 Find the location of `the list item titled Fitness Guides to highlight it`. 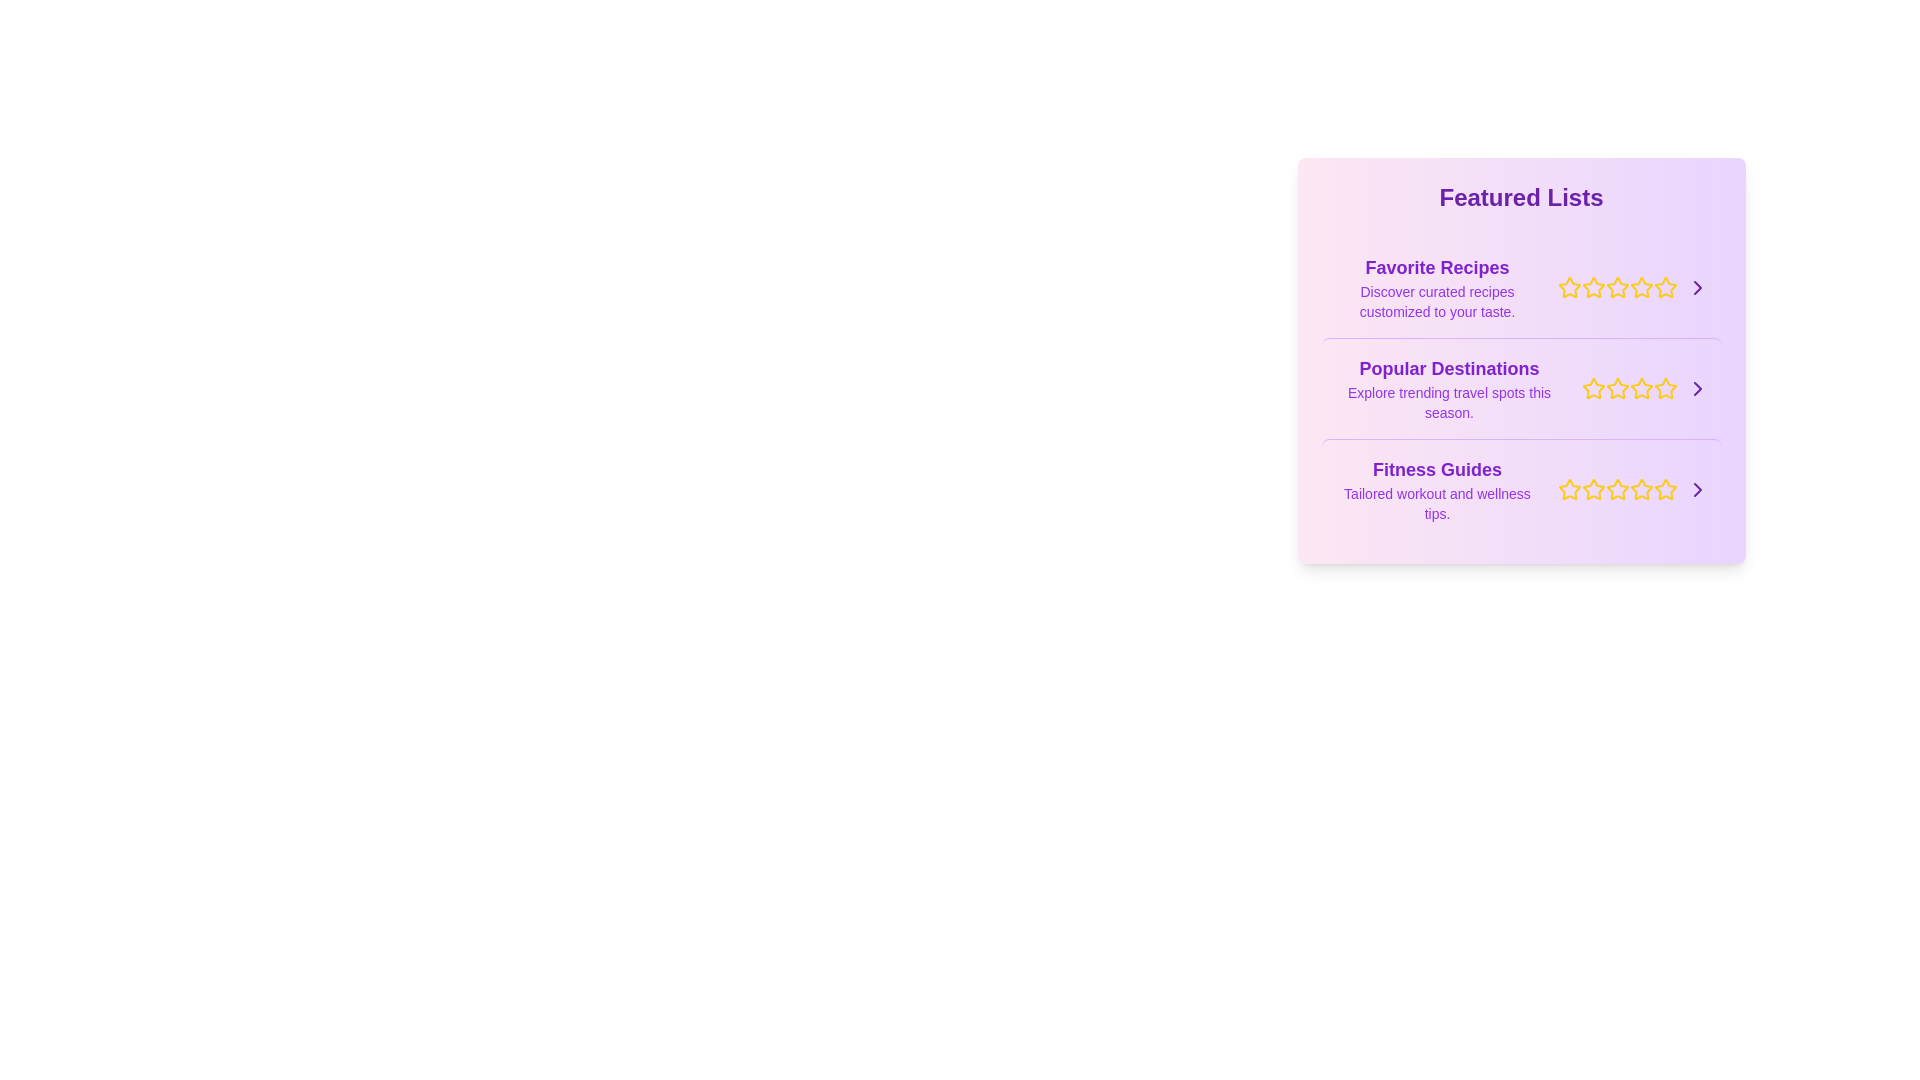

the list item titled Fitness Guides to highlight it is located at coordinates (1520, 489).